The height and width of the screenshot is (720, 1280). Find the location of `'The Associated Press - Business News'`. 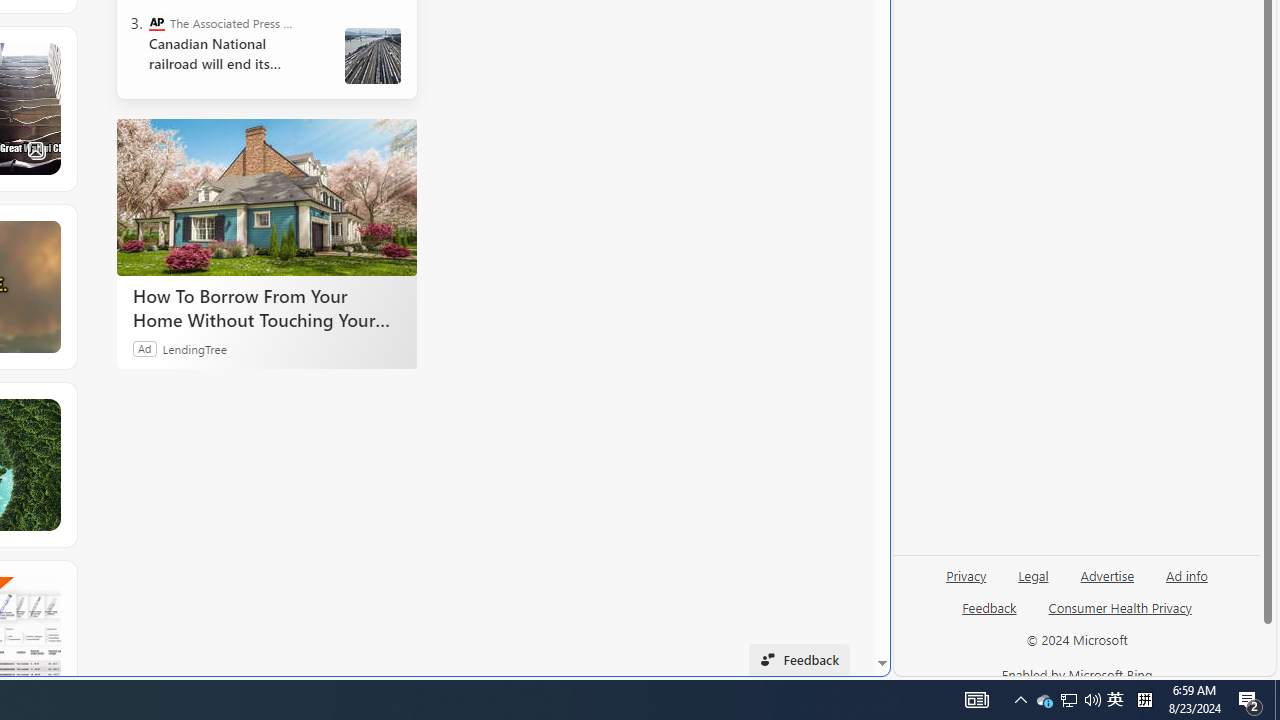

'The Associated Press - Business News' is located at coordinates (155, 23).